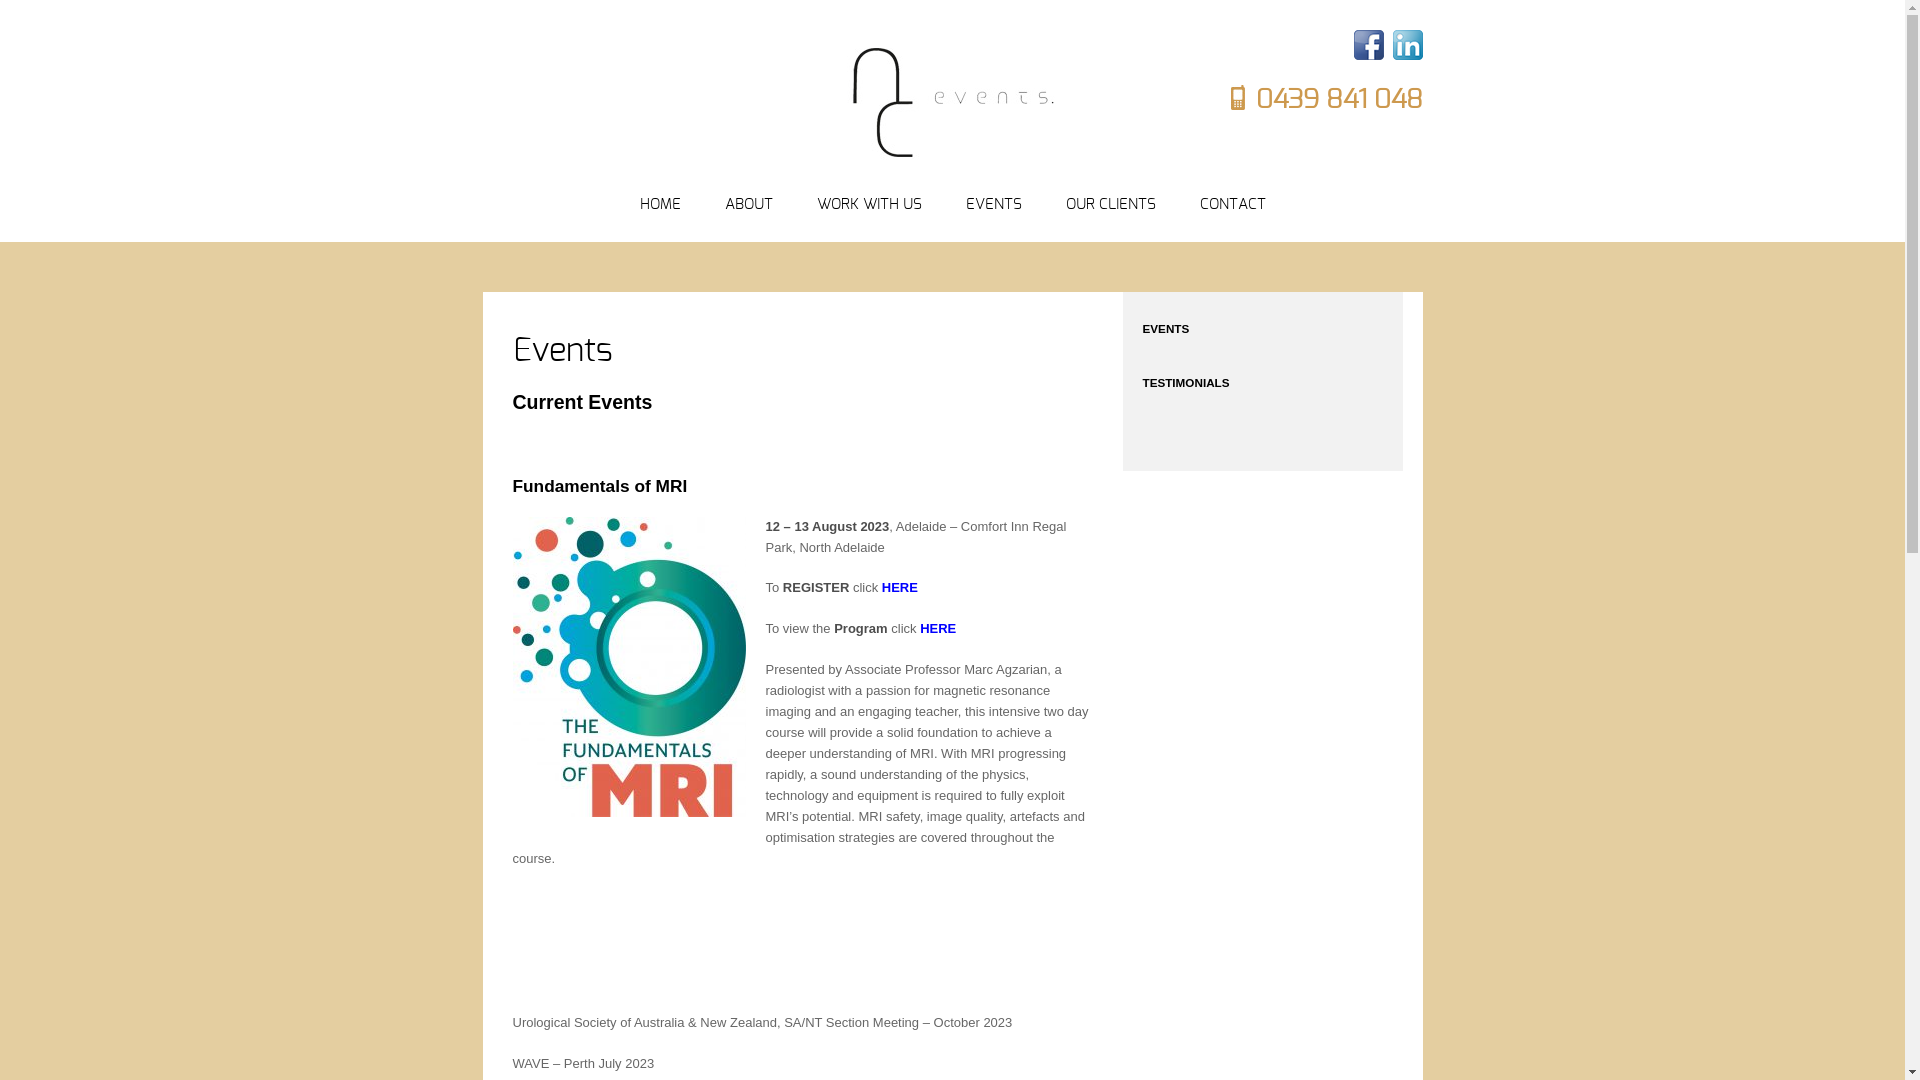  What do you see at coordinates (747, 205) in the screenshot?
I see `'ABOUT'` at bounding box center [747, 205].